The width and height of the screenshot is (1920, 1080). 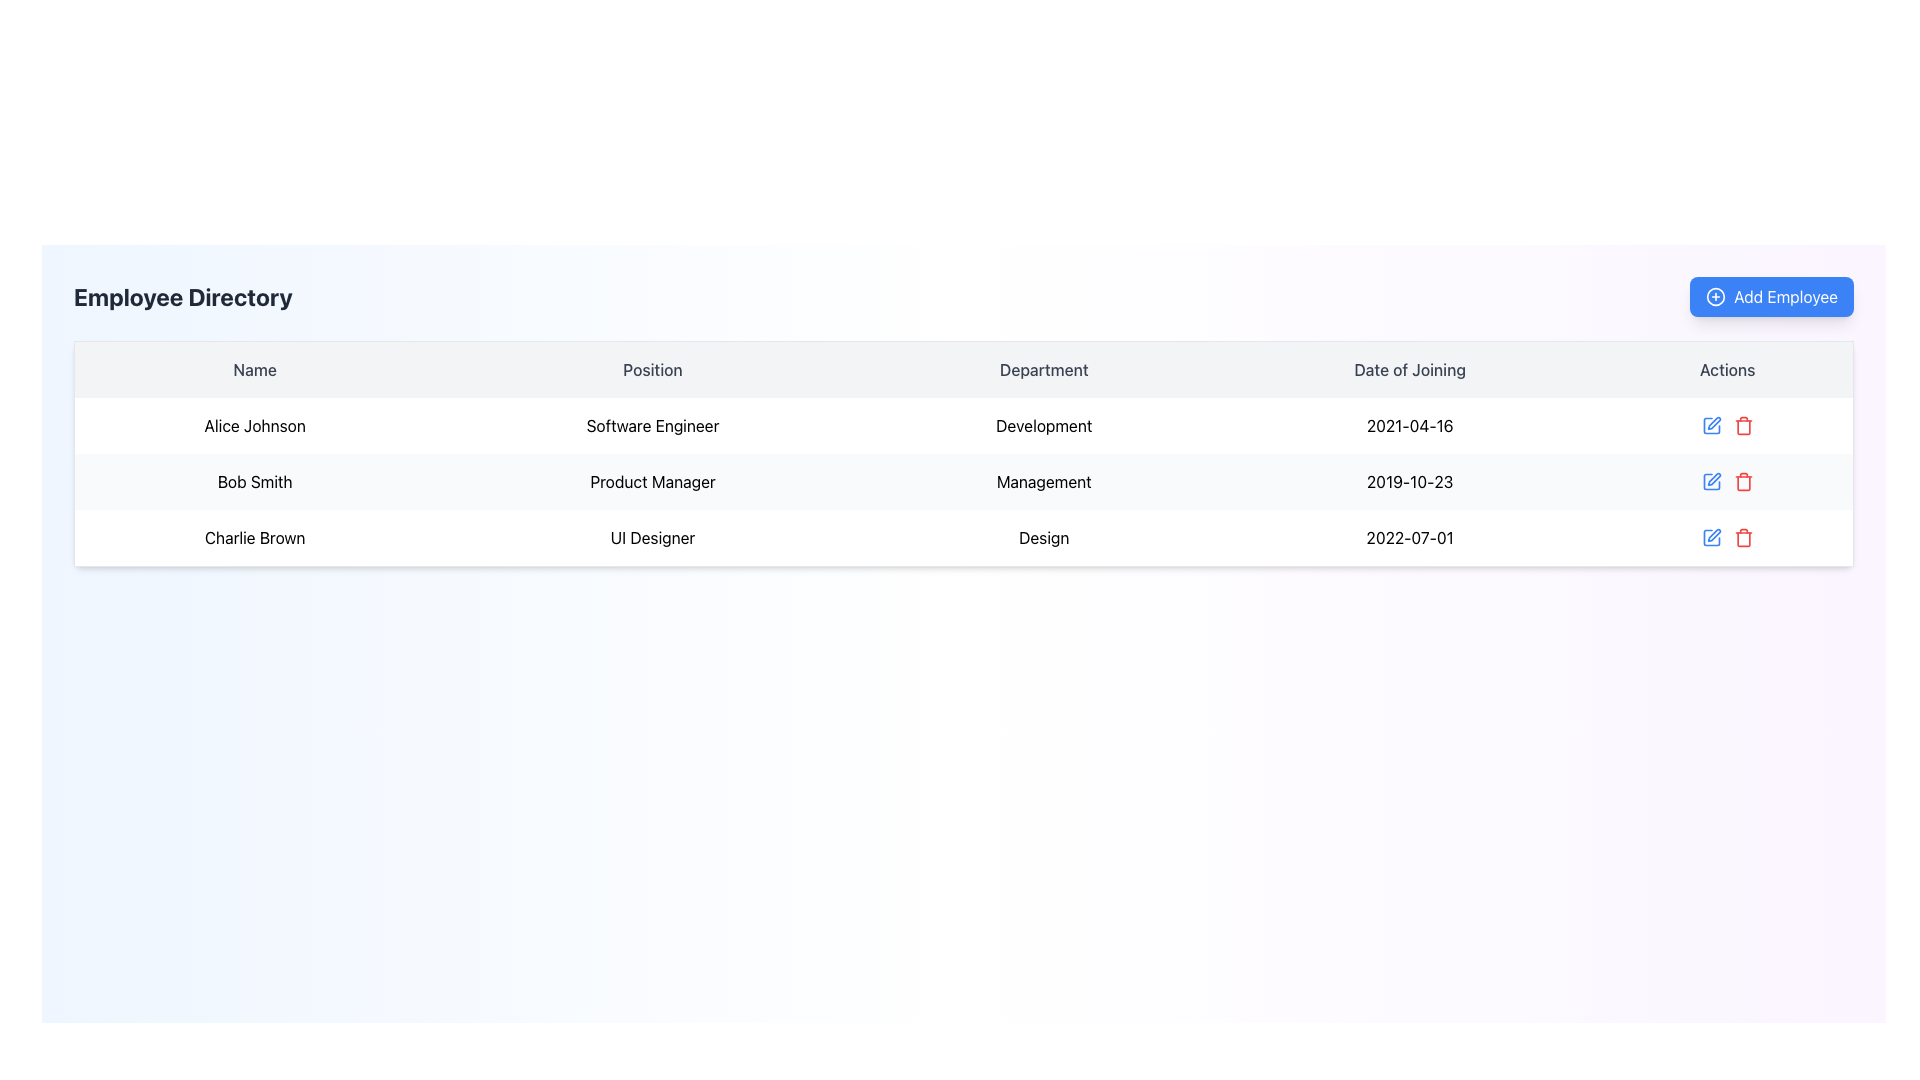 I want to click on the circular blue icon with a cross inside, located within the 'Add Employee' button at the top-right corner of the interface, to initiate the action, so click(x=1715, y=297).